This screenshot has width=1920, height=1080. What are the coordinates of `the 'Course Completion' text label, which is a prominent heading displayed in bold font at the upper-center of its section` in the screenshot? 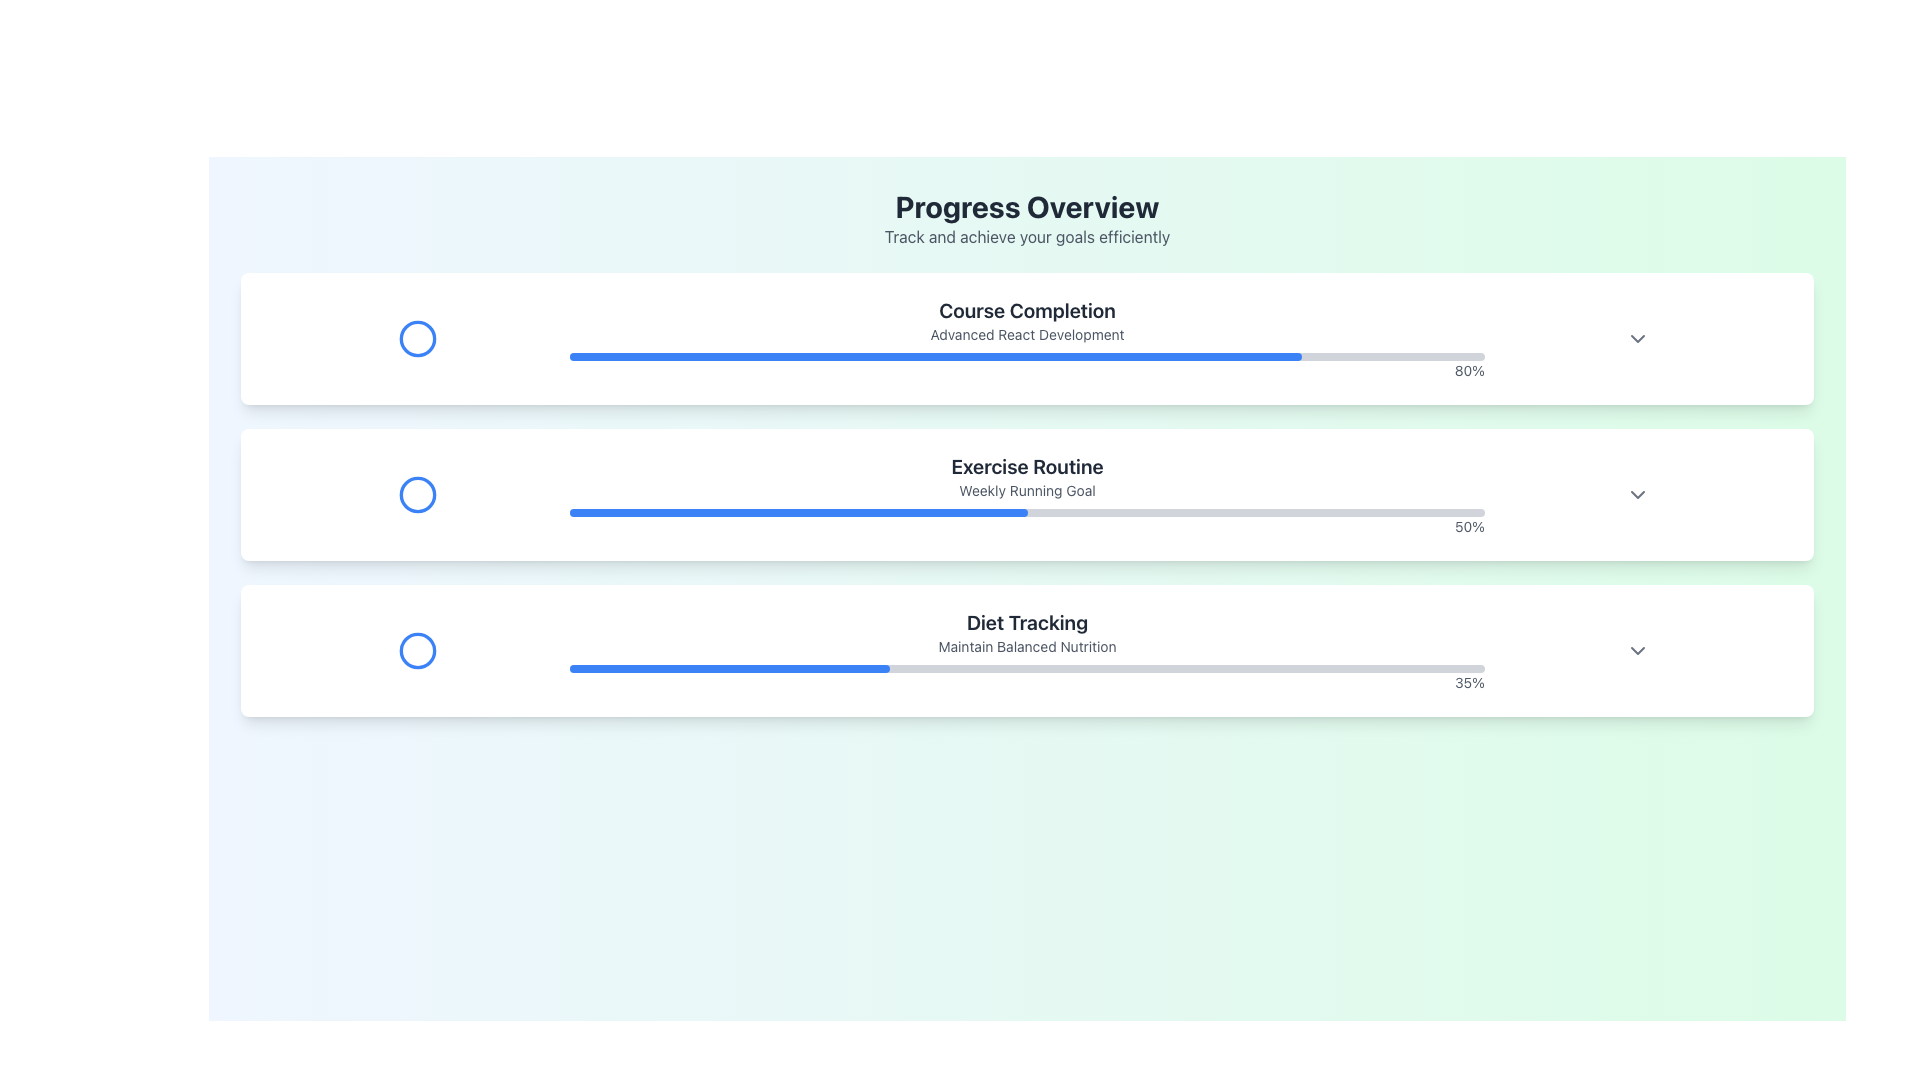 It's located at (1027, 311).